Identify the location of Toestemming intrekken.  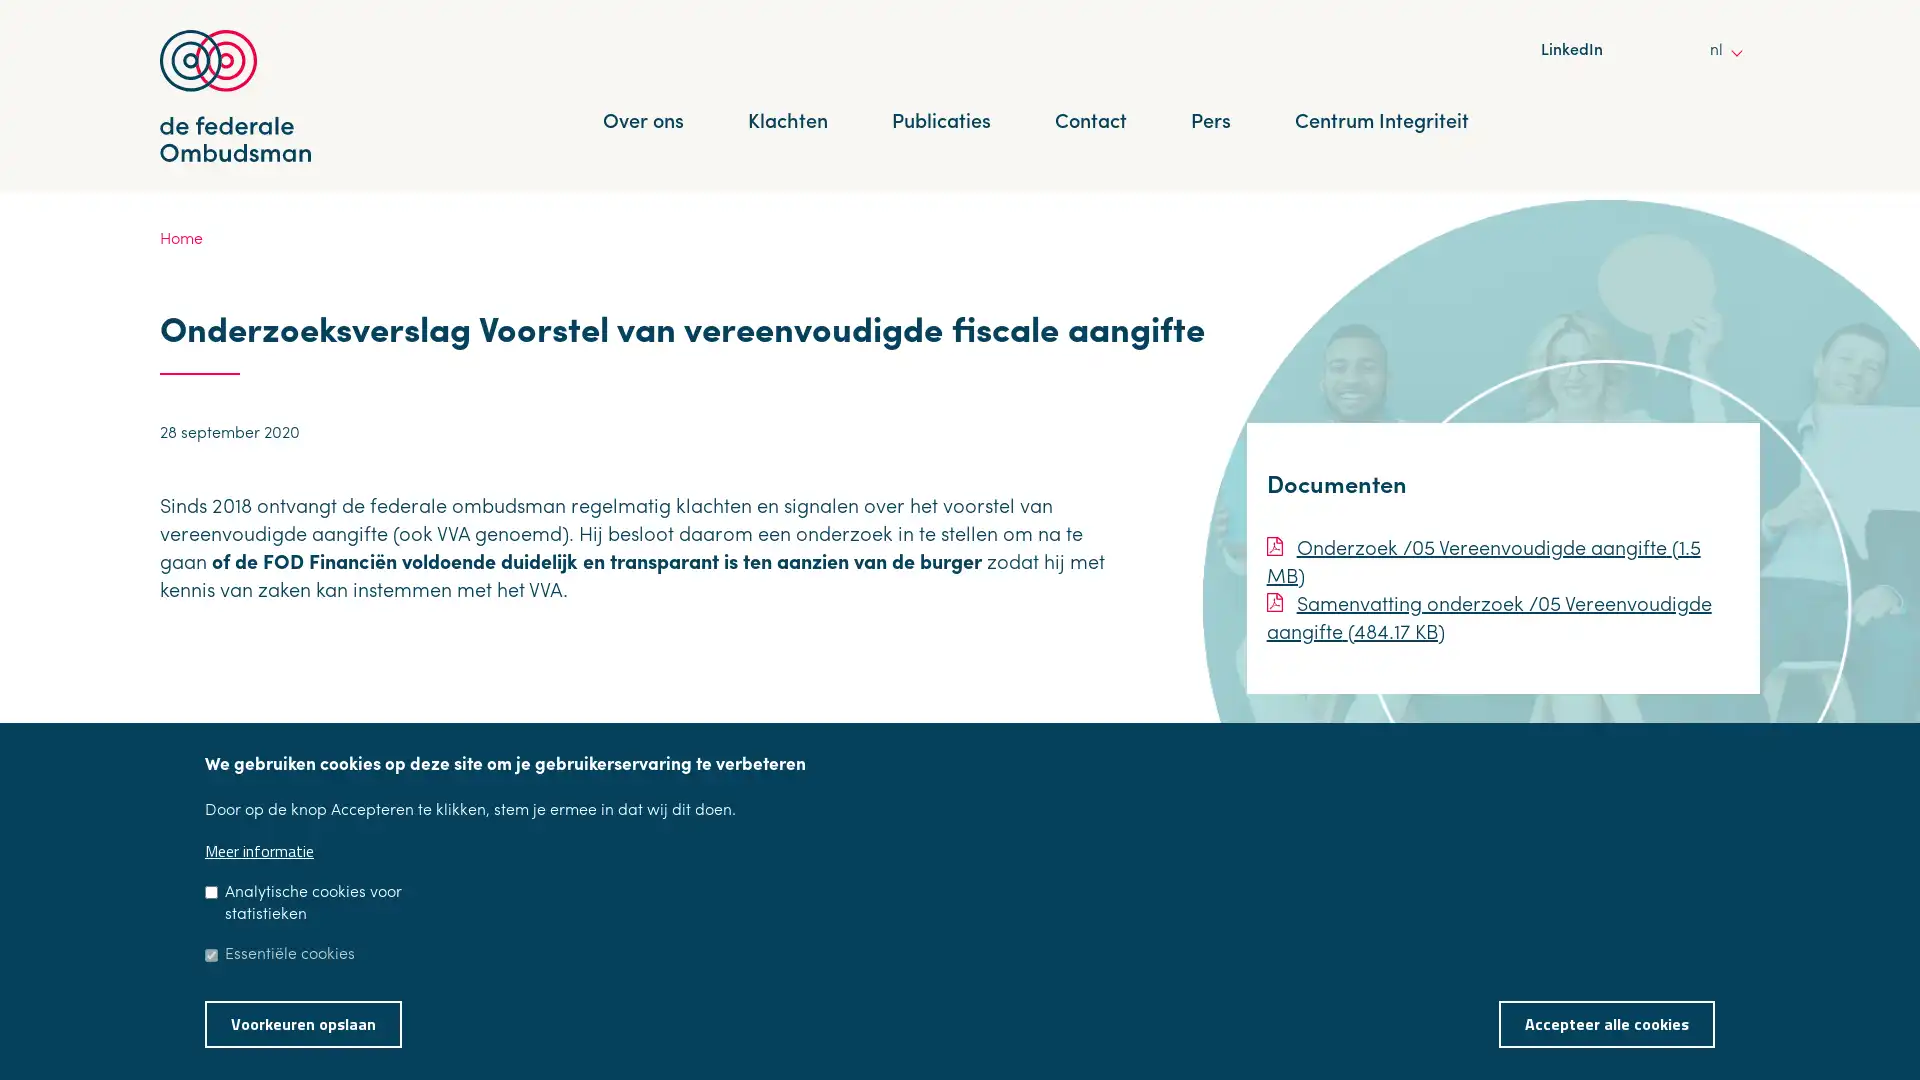
(1740, 1010).